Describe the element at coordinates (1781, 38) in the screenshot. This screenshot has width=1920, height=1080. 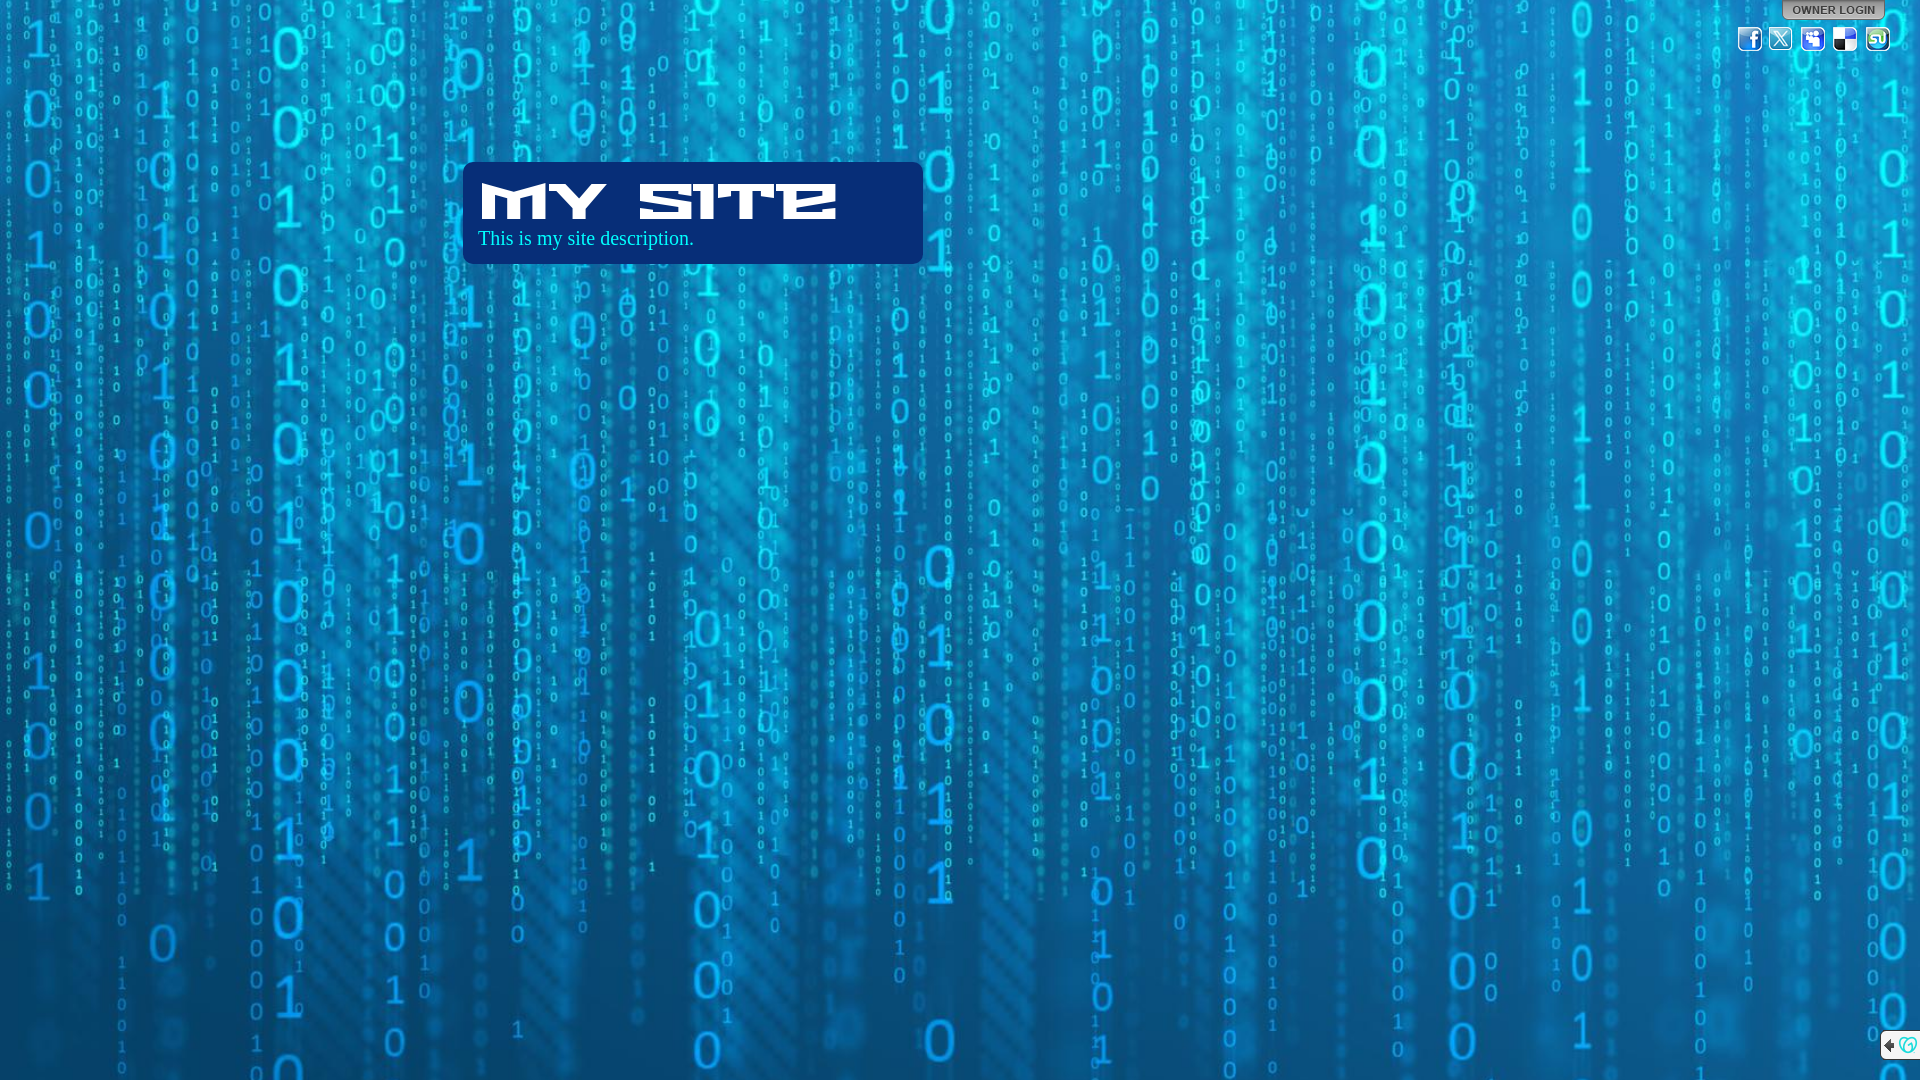
I see `'Twitter'` at that location.